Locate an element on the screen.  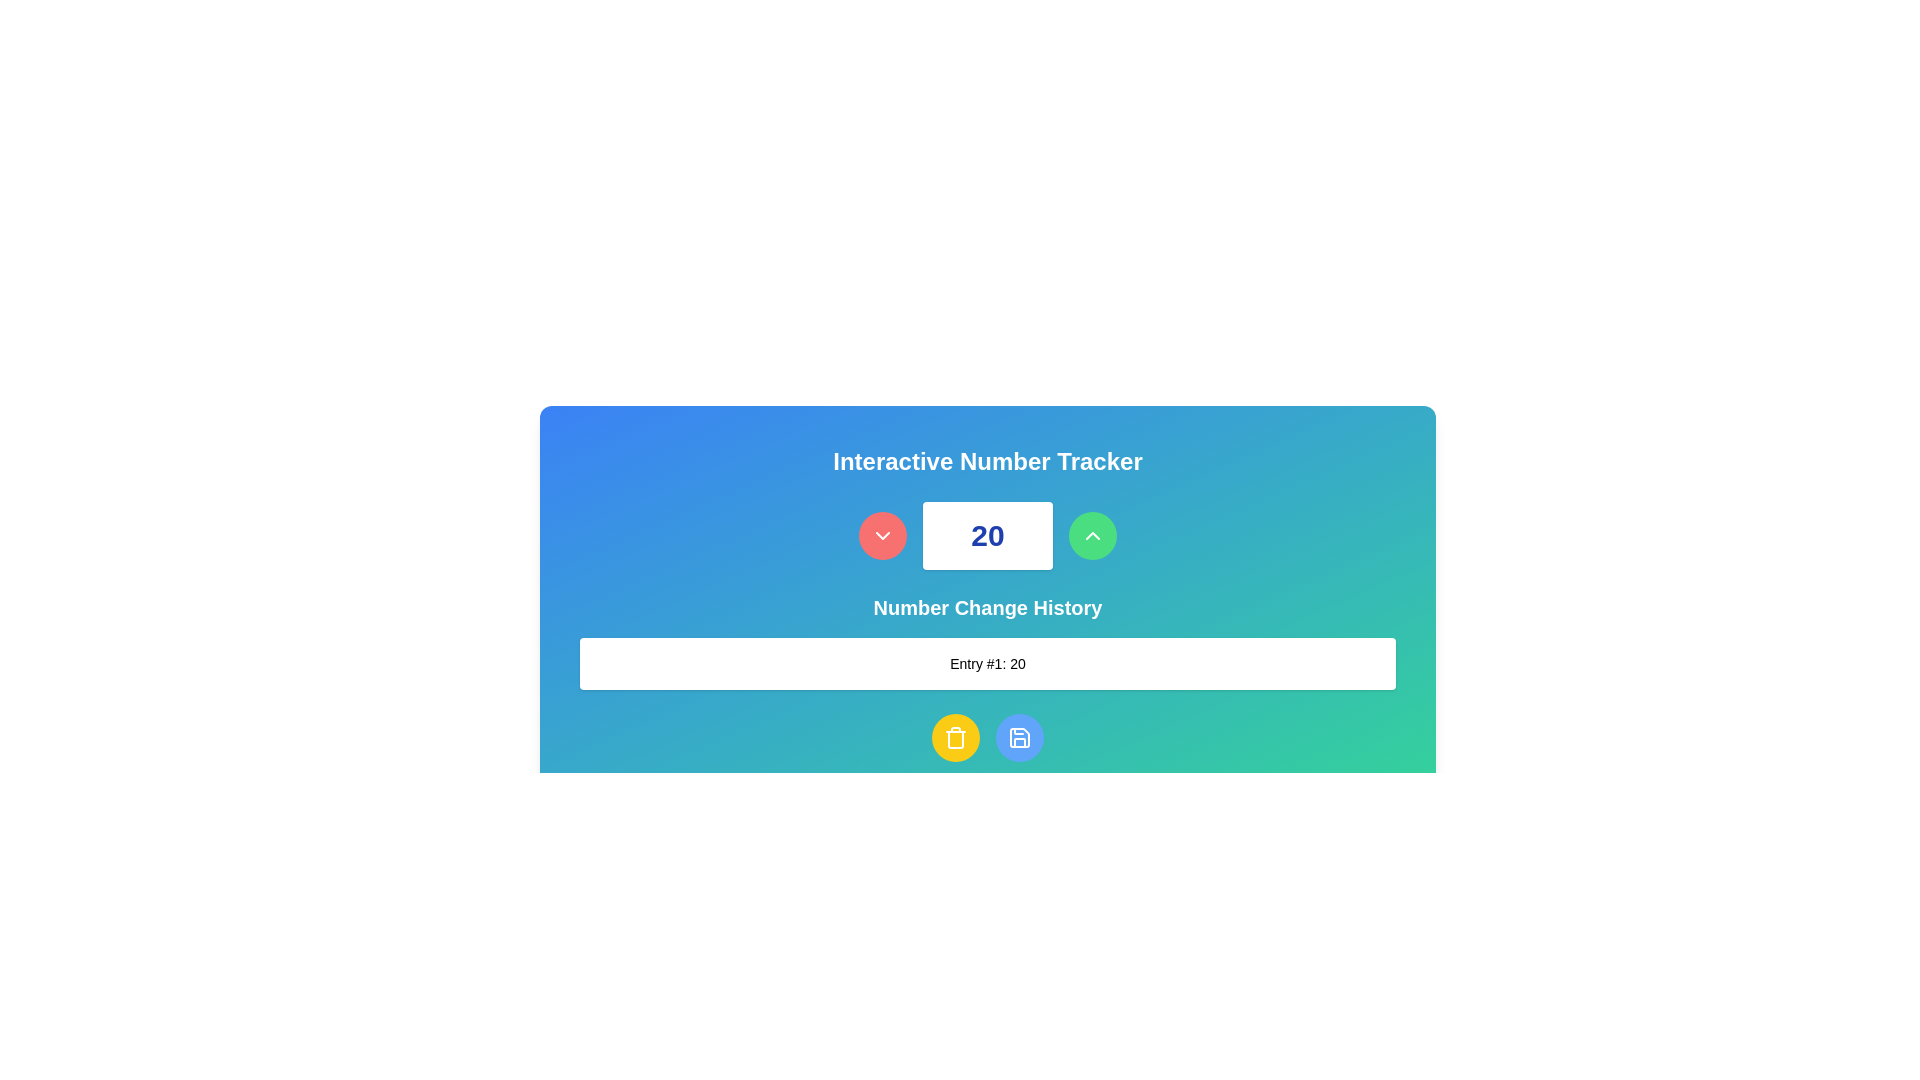
the header text label that indicates the history of changes to a number, which is centrally aligned and positioned below the numerical tracker component is located at coordinates (988, 607).